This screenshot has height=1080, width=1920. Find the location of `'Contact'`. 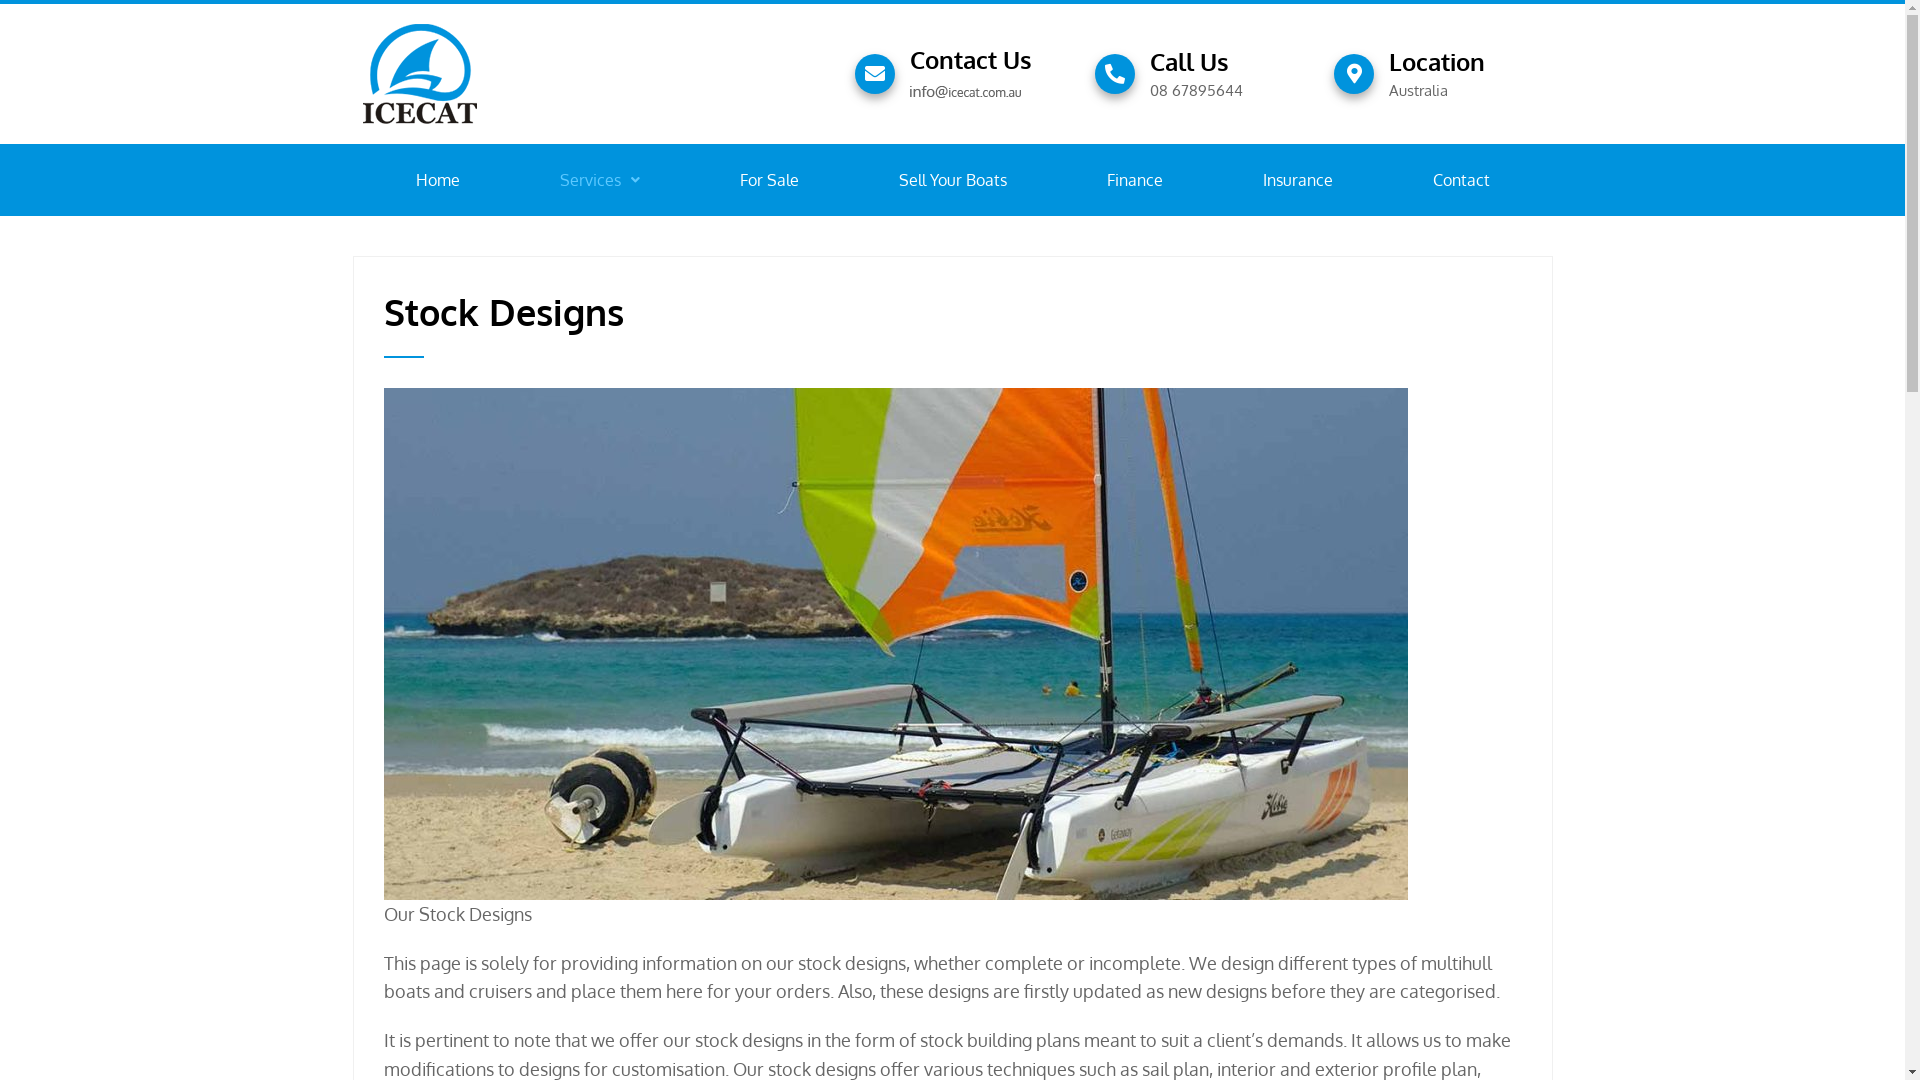

'Contact' is located at coordinates (1460, 180).